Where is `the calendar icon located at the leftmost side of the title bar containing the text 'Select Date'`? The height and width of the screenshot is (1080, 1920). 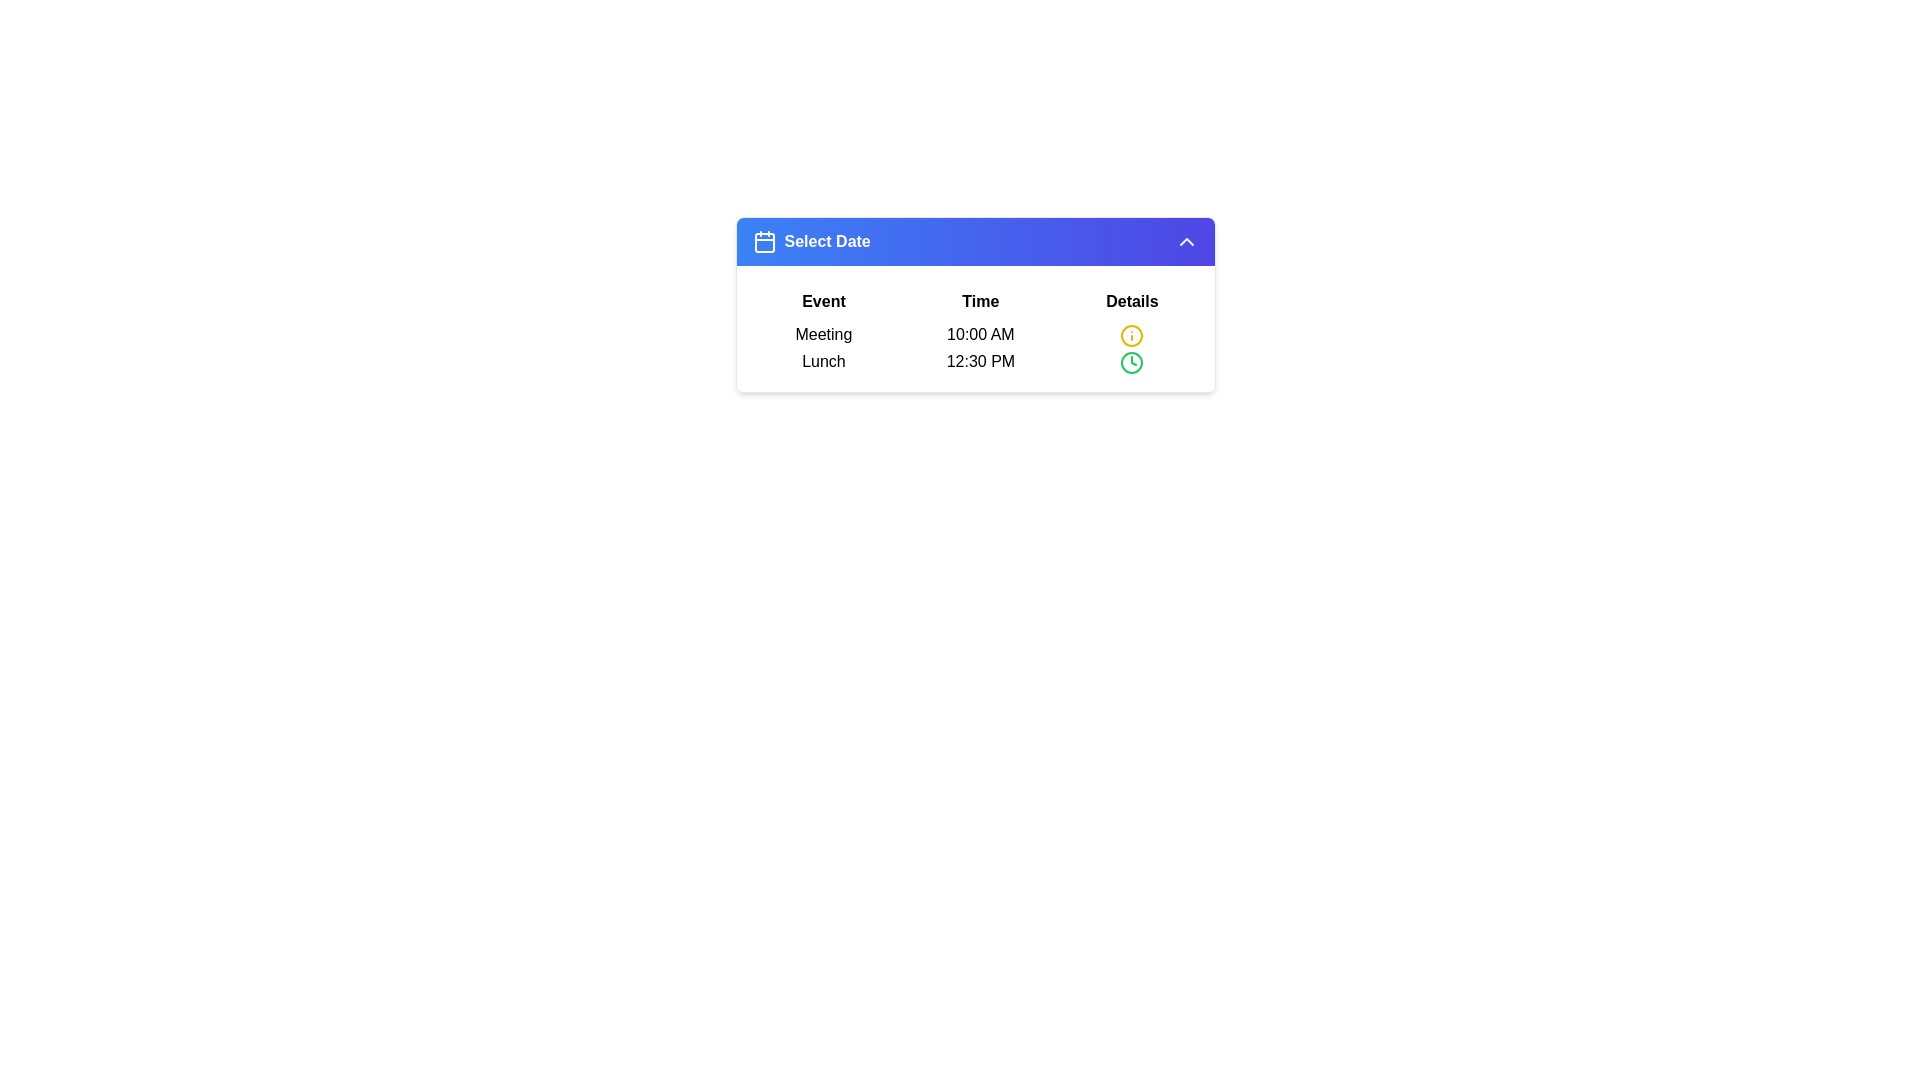 the calendar icon located at the leftmost side of the title bar containing the text 'Select Date' is located at coordinates (763, 241).